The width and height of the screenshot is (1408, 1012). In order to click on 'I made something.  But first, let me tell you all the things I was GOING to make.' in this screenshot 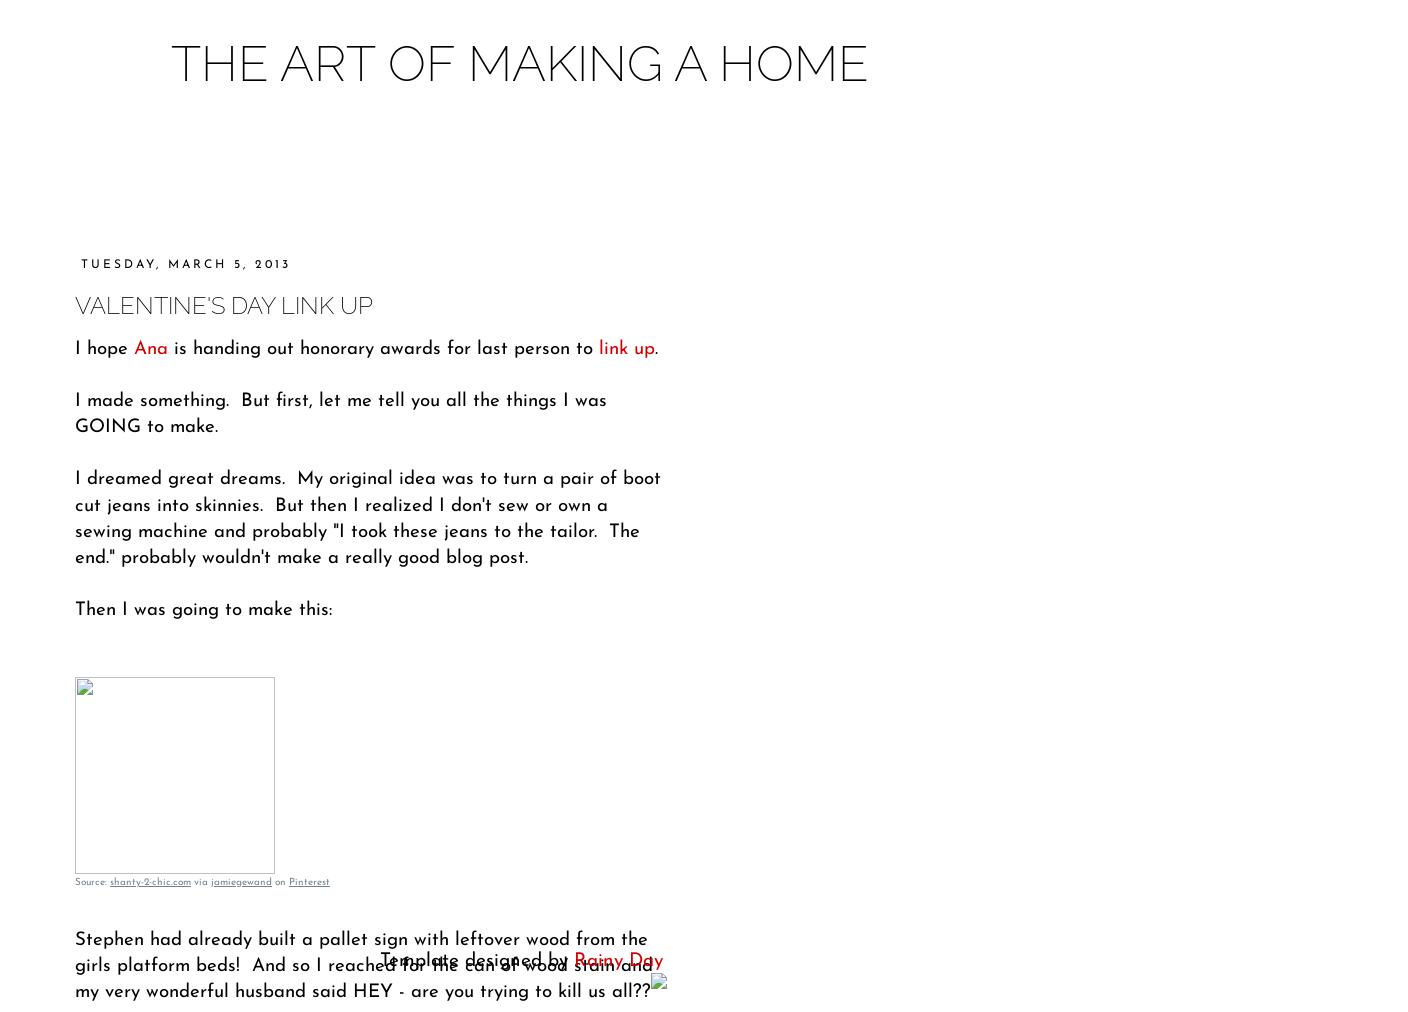, I will do `click(341, 414)`.